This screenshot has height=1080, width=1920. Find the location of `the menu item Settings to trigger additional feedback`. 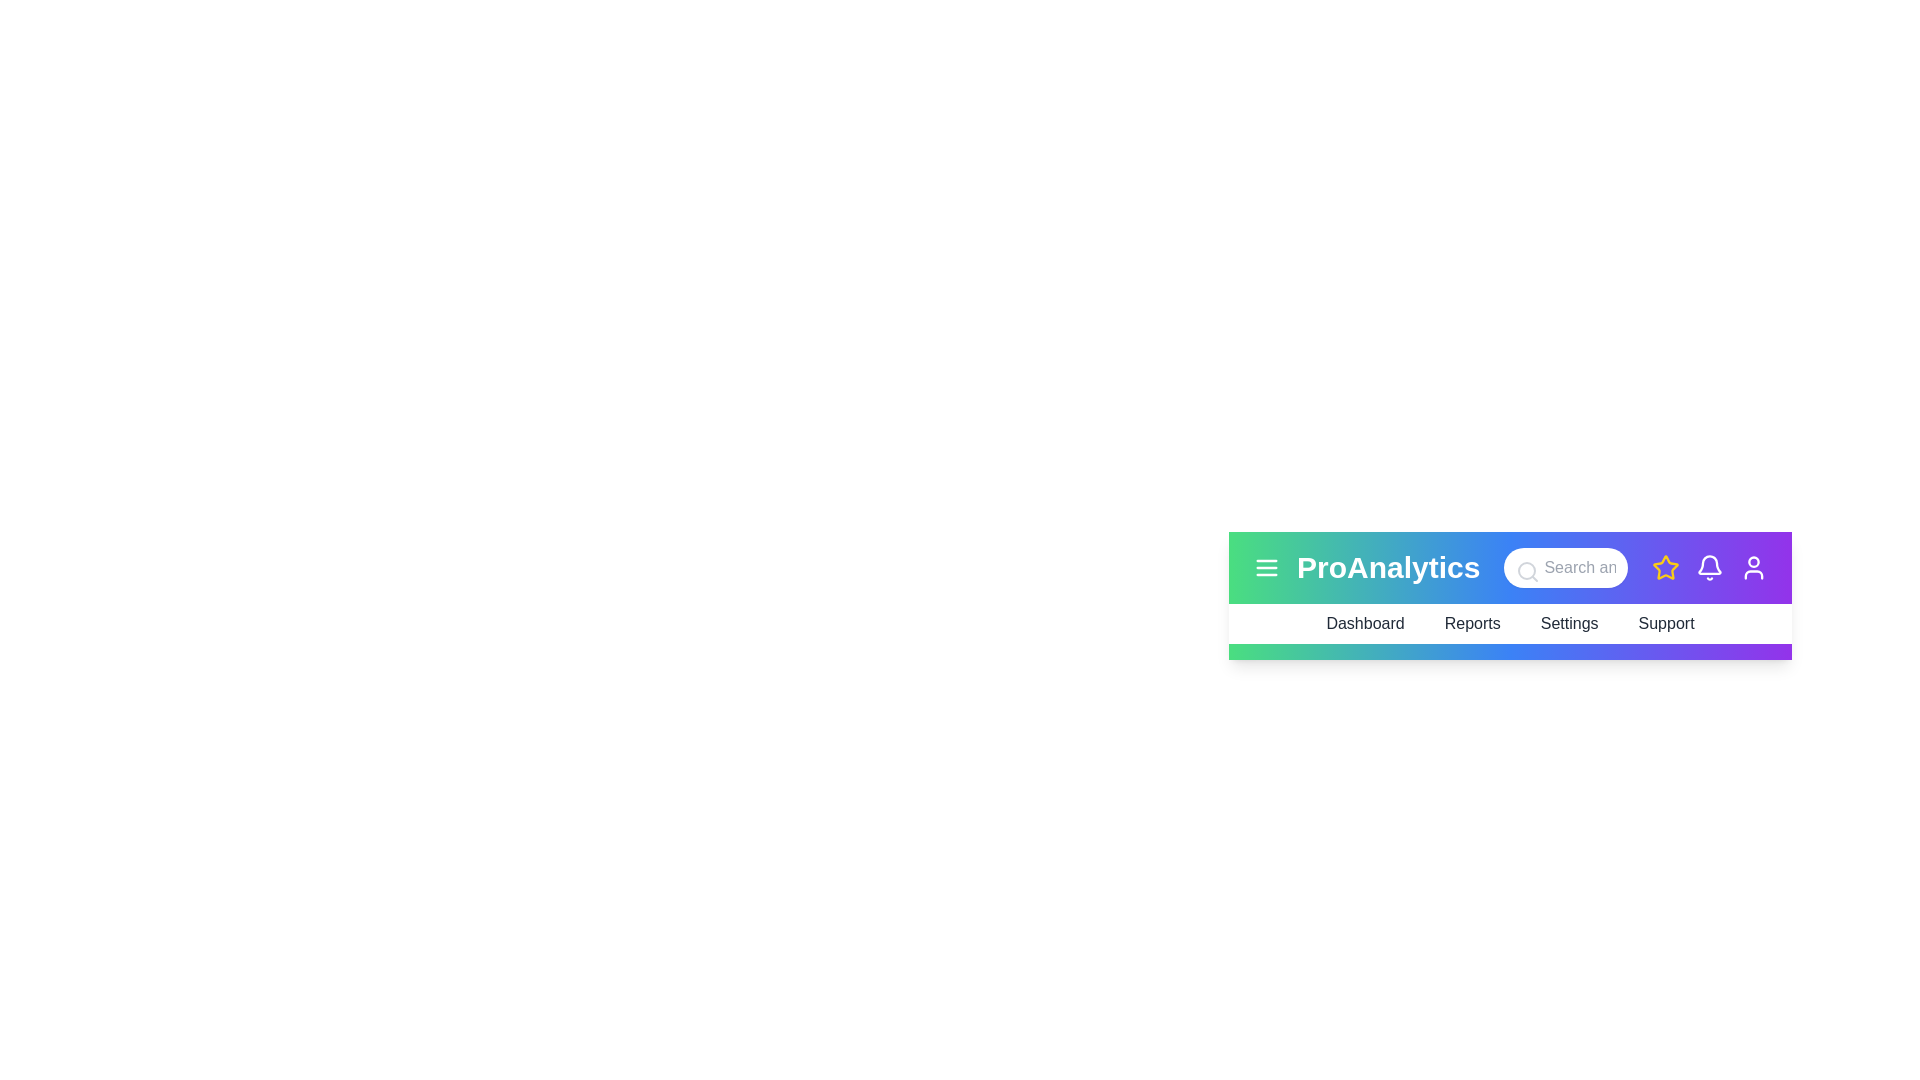

the menu item Settings to trigger additional feedback is located at coordinates (1568, 623).